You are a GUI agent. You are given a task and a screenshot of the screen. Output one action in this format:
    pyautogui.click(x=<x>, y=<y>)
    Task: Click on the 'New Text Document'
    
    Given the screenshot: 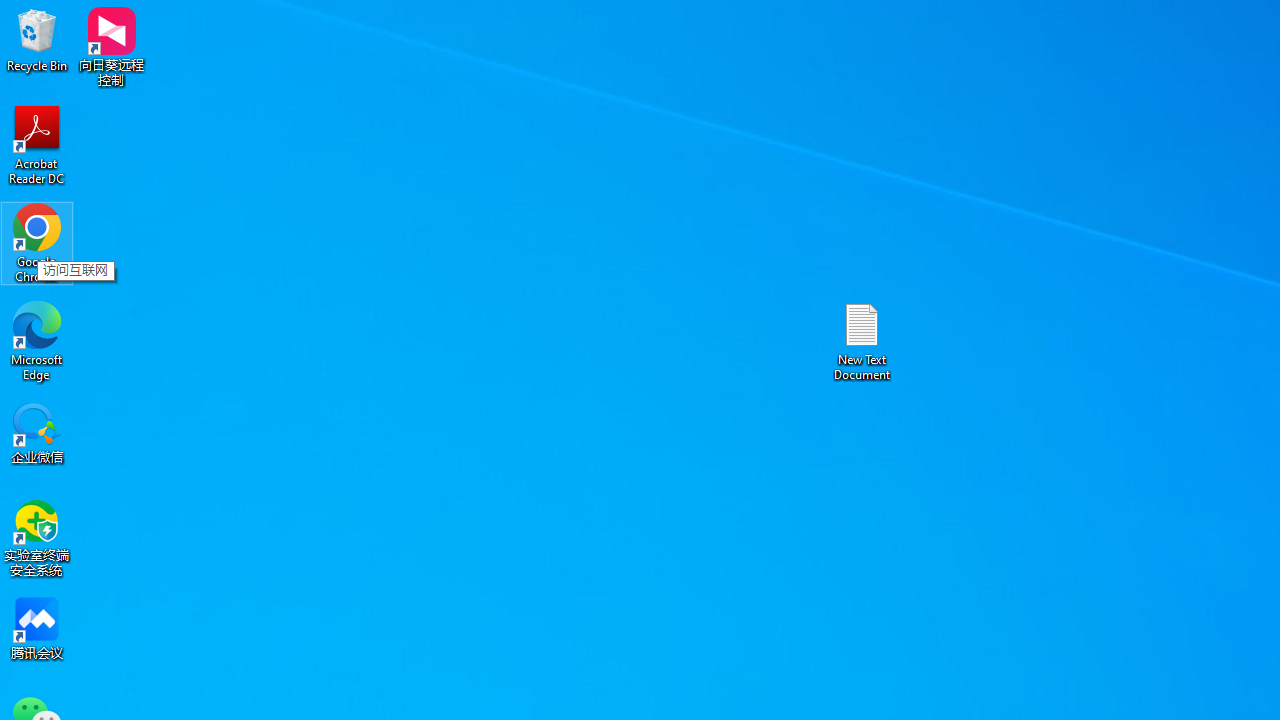 What is the action you would take?
    pyautogui.click(x=862, y=340)
    